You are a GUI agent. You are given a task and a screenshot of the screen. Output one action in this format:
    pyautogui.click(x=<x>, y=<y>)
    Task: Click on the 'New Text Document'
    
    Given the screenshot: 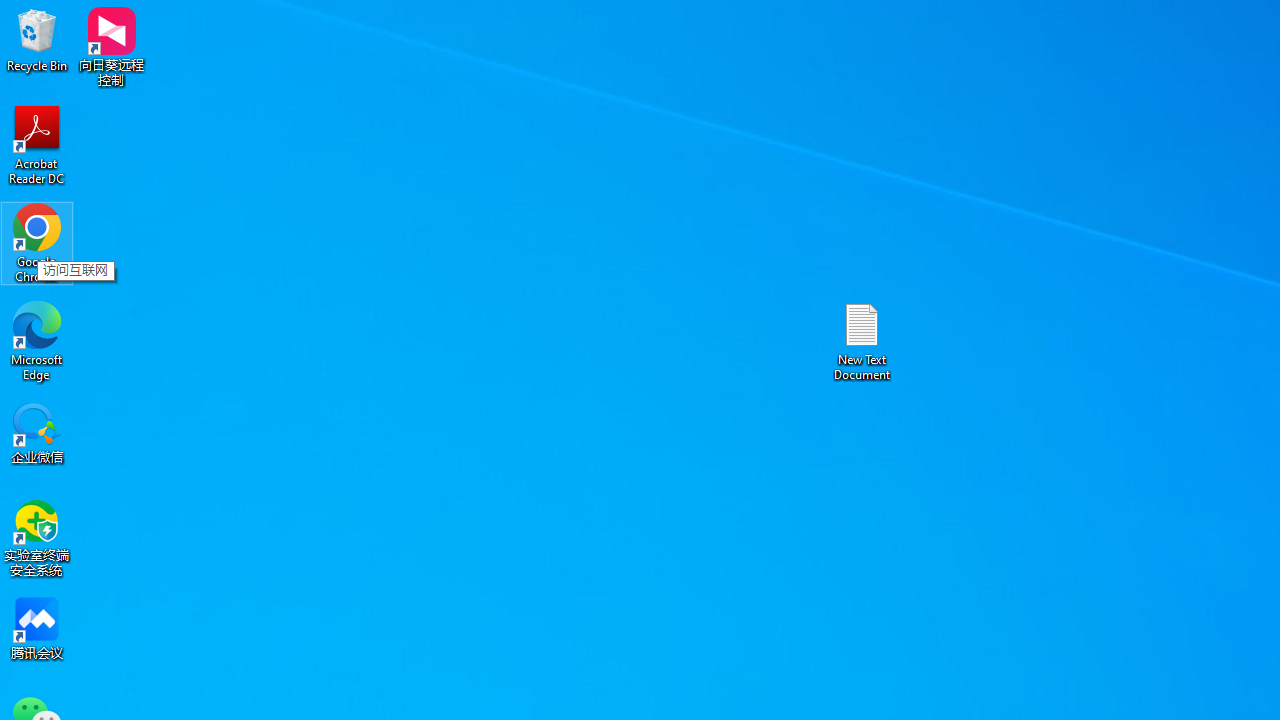 What is the action you would take?
    pyautogui.click(x=862, y=340)
    